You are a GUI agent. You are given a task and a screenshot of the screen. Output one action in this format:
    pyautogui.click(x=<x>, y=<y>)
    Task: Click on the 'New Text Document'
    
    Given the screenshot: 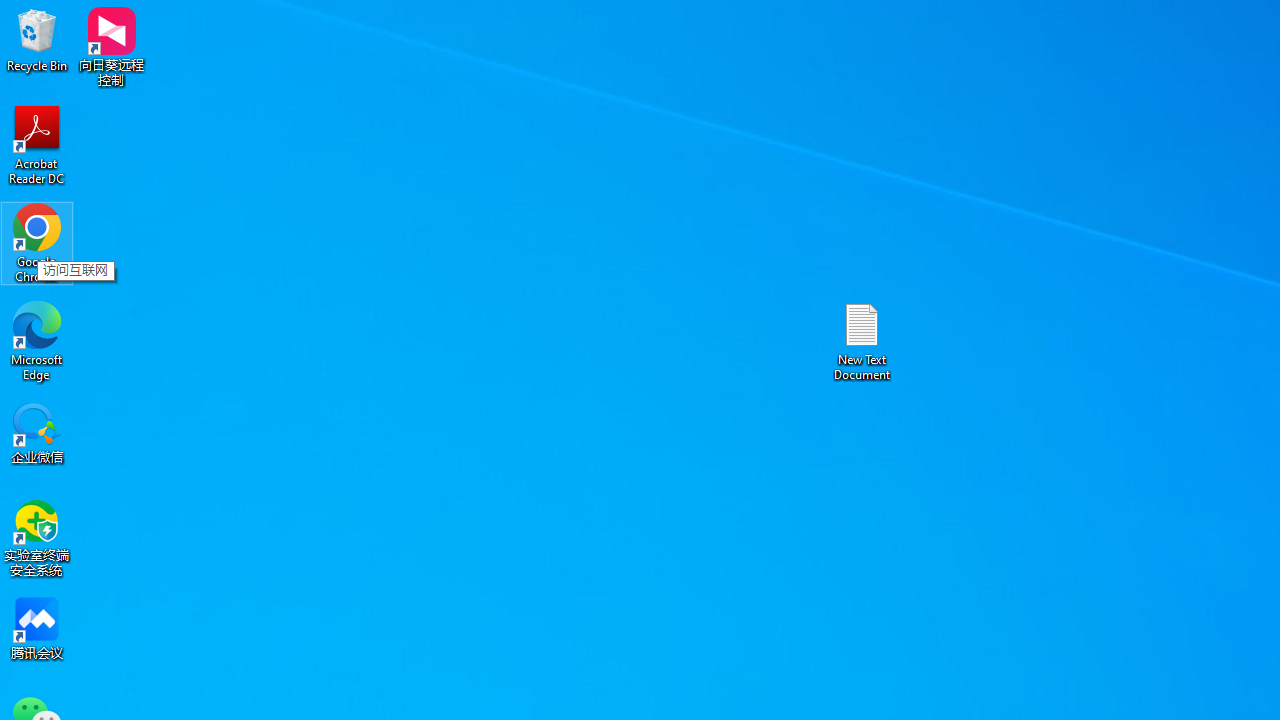 What is the action you would take?
    pyautogui.click(x=862, y=340)
    